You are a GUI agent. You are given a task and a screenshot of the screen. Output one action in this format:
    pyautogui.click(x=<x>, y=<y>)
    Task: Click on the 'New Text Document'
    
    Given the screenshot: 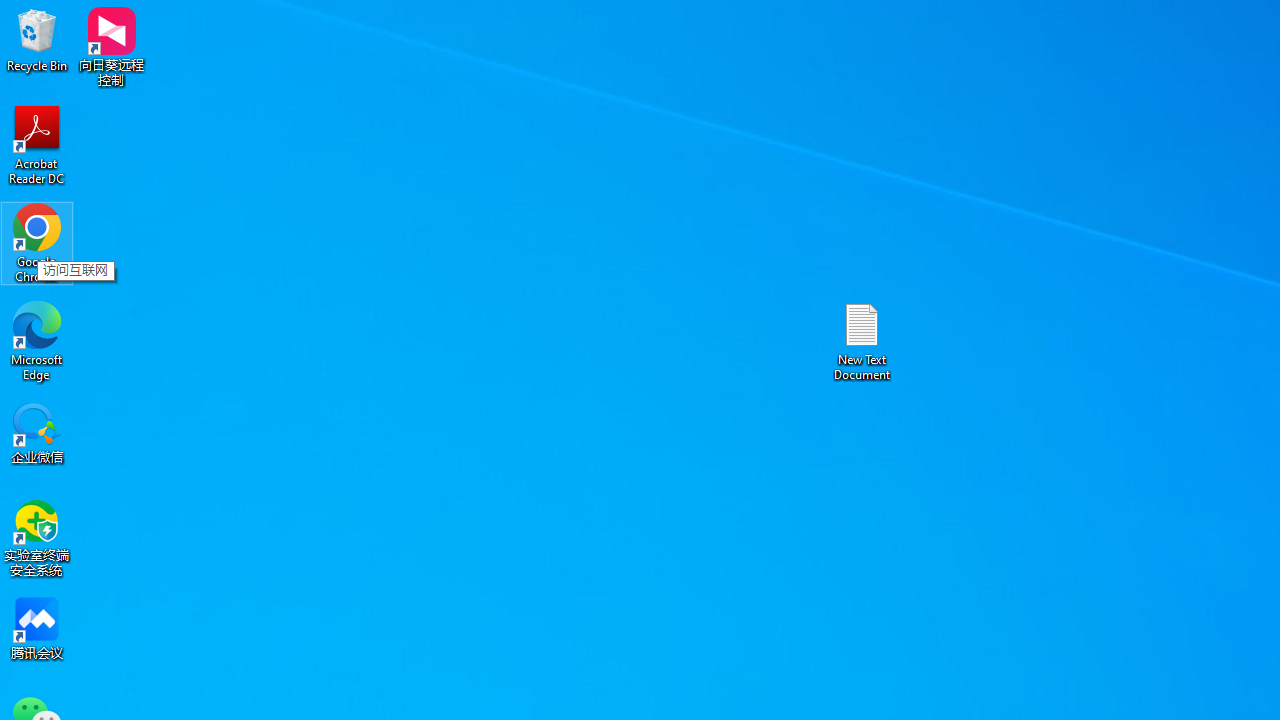 What is the action you would take?
    pyautogui.click(x=862, y=340)
    